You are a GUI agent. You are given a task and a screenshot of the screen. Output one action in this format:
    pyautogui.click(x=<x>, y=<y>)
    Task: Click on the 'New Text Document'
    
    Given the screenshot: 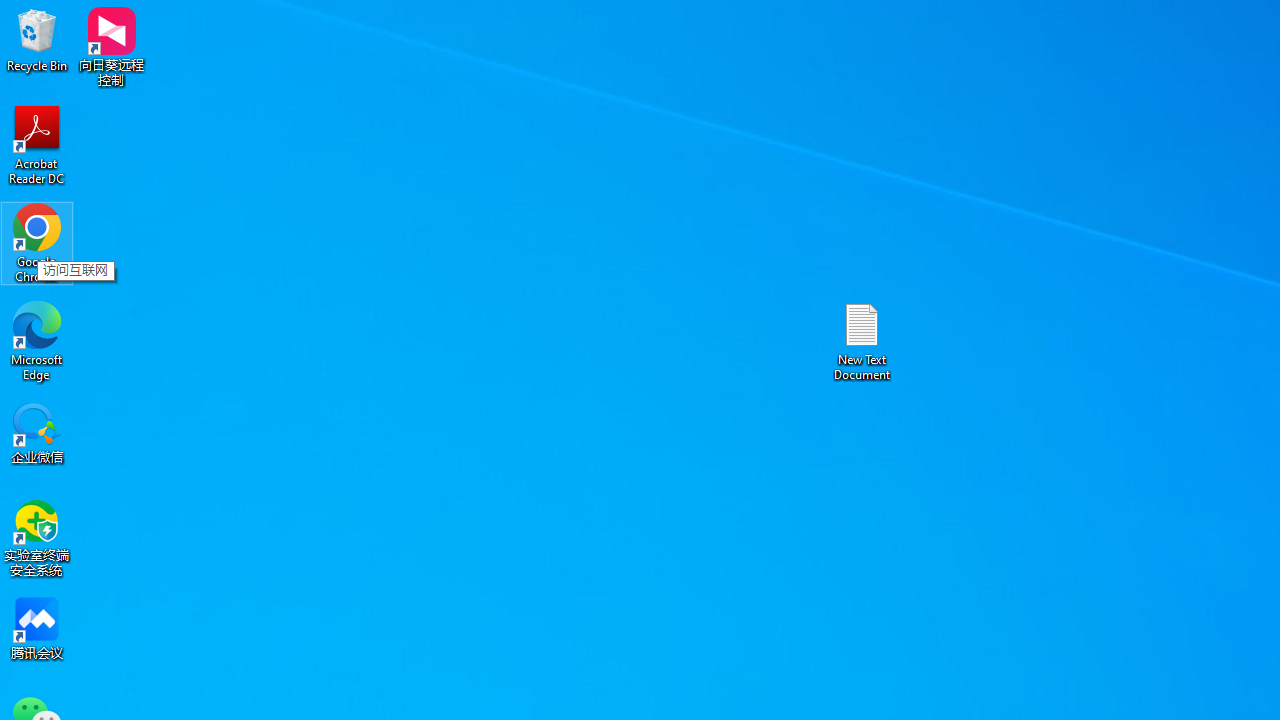 What is the action you would take?
    pyautogui.click(x=862, y=340)
    